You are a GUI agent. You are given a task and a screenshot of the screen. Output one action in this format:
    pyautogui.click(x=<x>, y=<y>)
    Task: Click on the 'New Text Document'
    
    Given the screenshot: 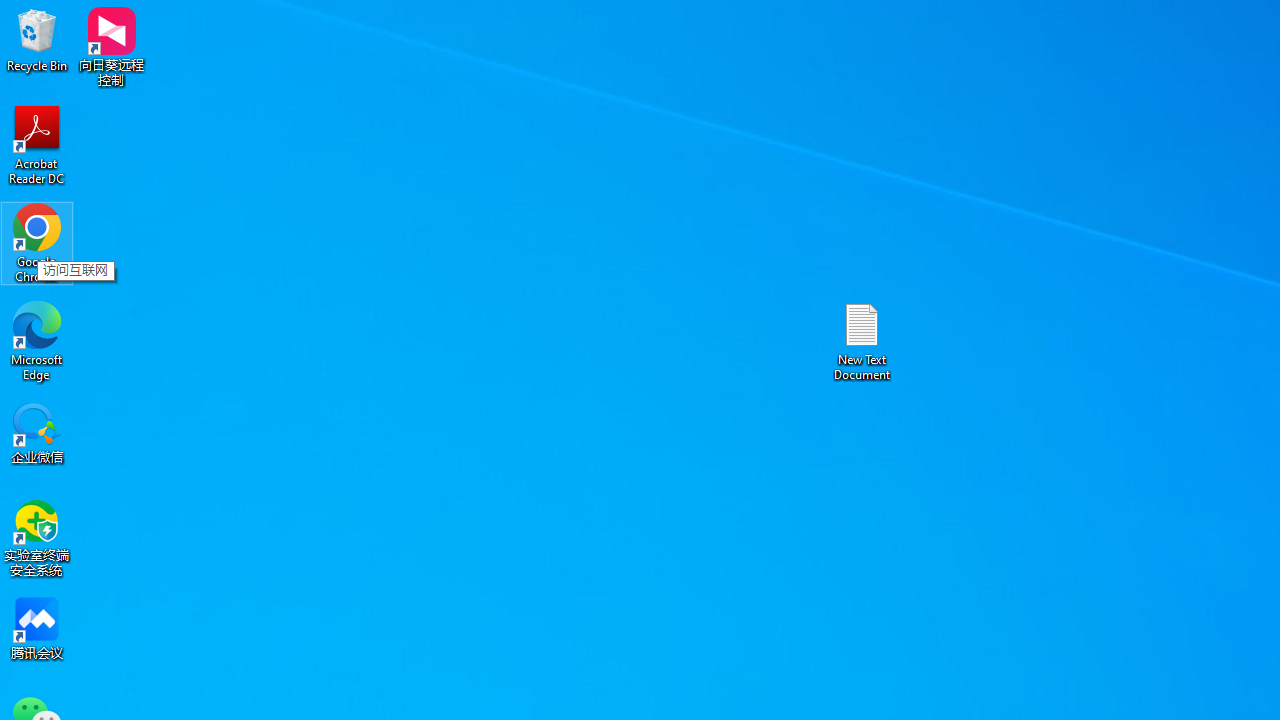 What is the action you would take?
    pyautogui.click(x=862, y=340)
    